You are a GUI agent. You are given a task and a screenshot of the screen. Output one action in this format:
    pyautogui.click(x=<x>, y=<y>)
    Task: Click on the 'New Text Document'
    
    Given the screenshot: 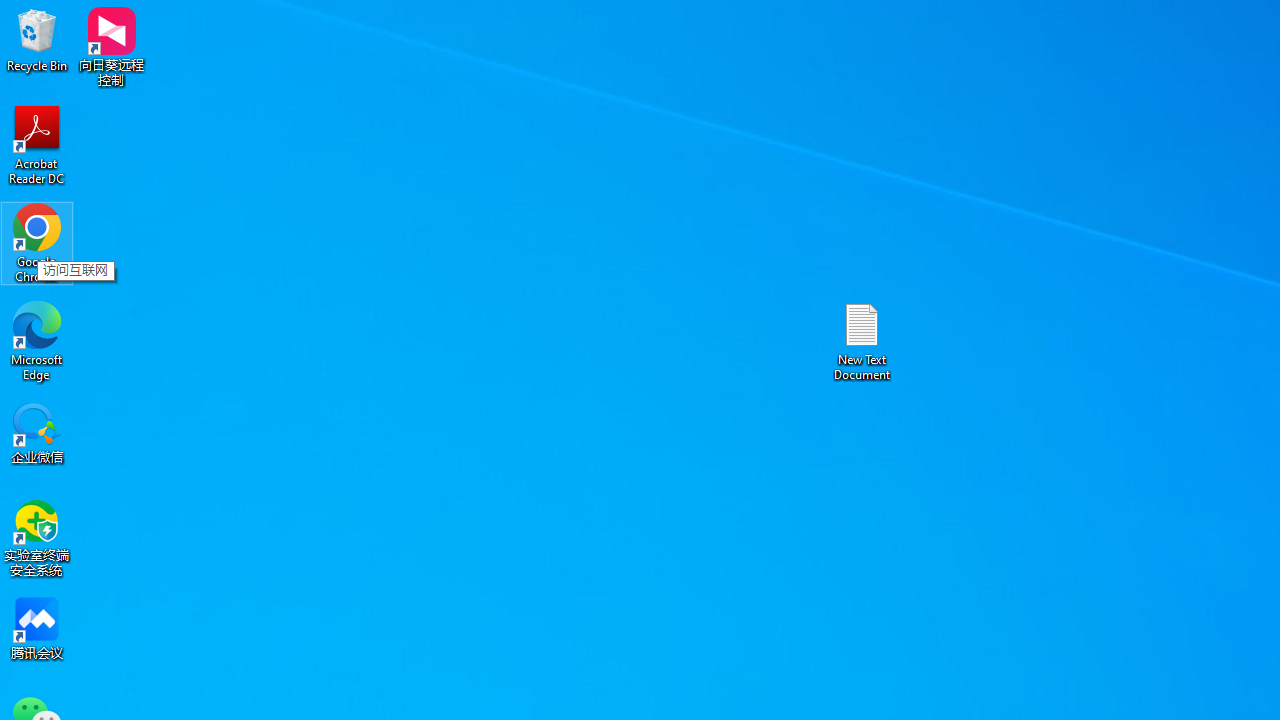 What is the action you would take?
    pyautogui.click(x=862, y=340)
    